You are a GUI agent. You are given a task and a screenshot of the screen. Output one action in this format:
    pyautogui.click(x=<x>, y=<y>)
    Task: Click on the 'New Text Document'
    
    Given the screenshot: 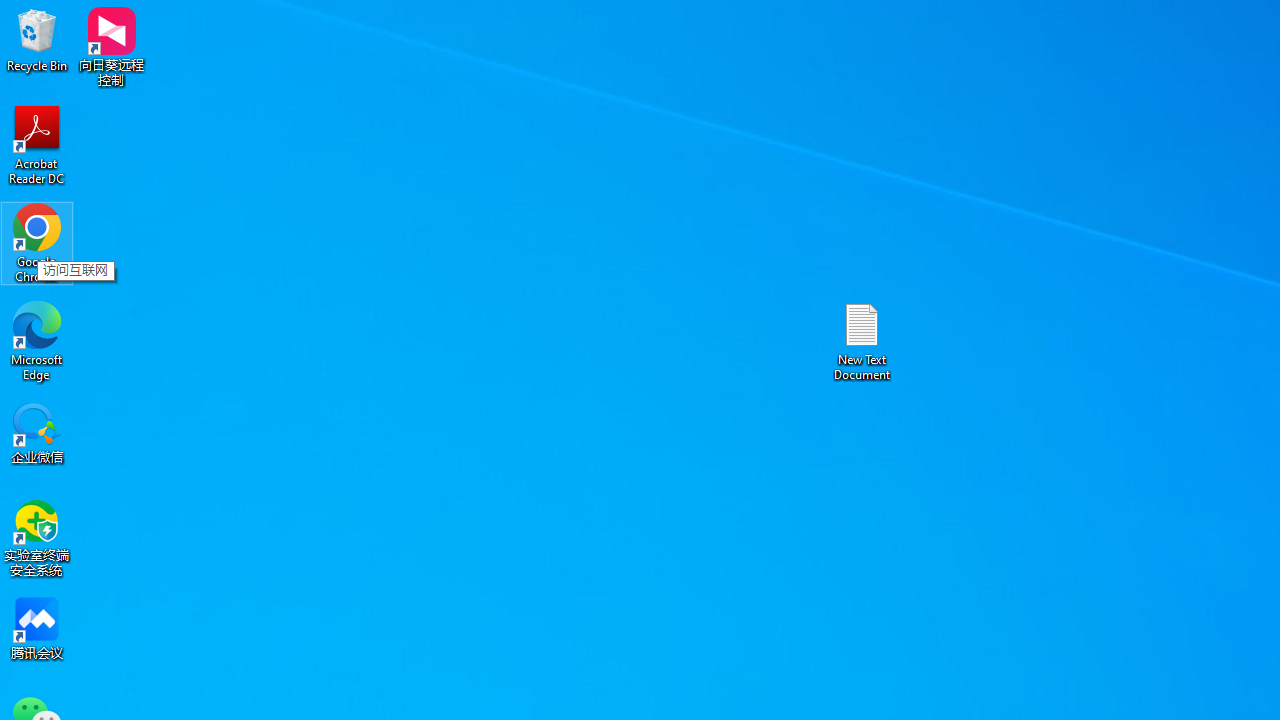 What is the action you would take?
    pyautogui.click(x=862, y=340)
    